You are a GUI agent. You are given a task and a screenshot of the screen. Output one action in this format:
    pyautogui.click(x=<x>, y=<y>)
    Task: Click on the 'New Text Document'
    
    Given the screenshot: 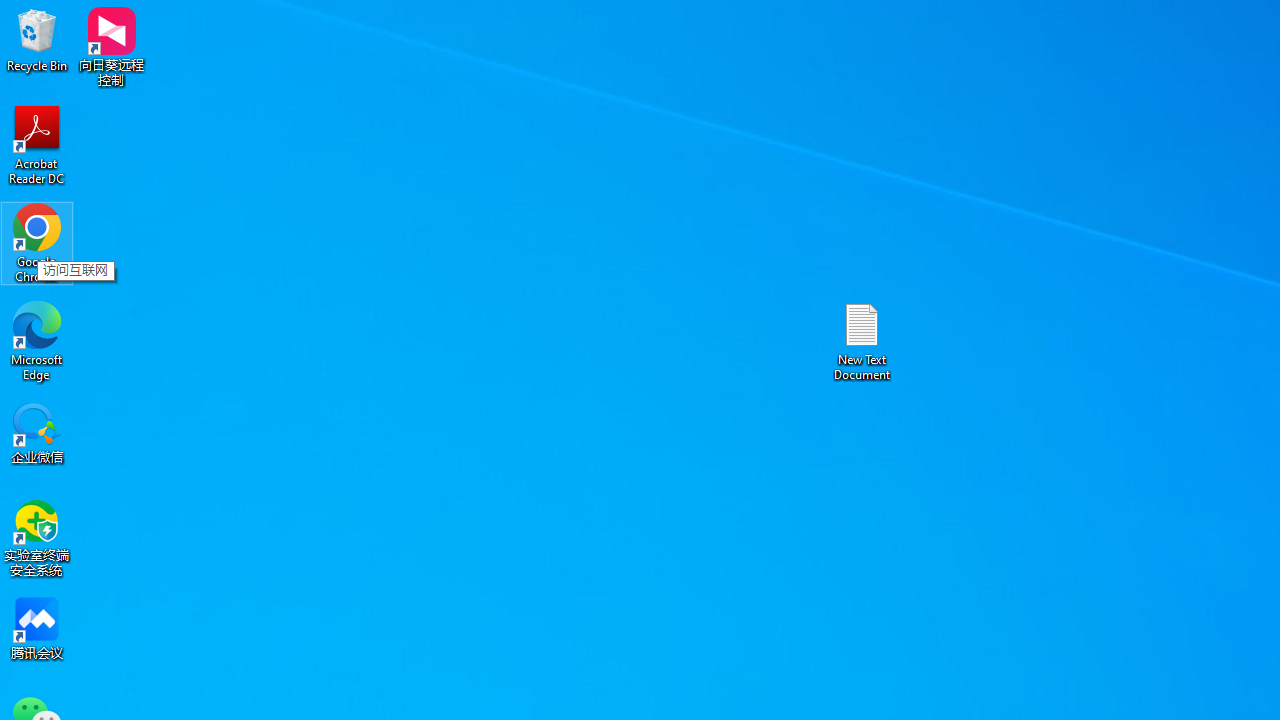 What is the action you would take?
    pyautogui.click(x=862, y=340)
    